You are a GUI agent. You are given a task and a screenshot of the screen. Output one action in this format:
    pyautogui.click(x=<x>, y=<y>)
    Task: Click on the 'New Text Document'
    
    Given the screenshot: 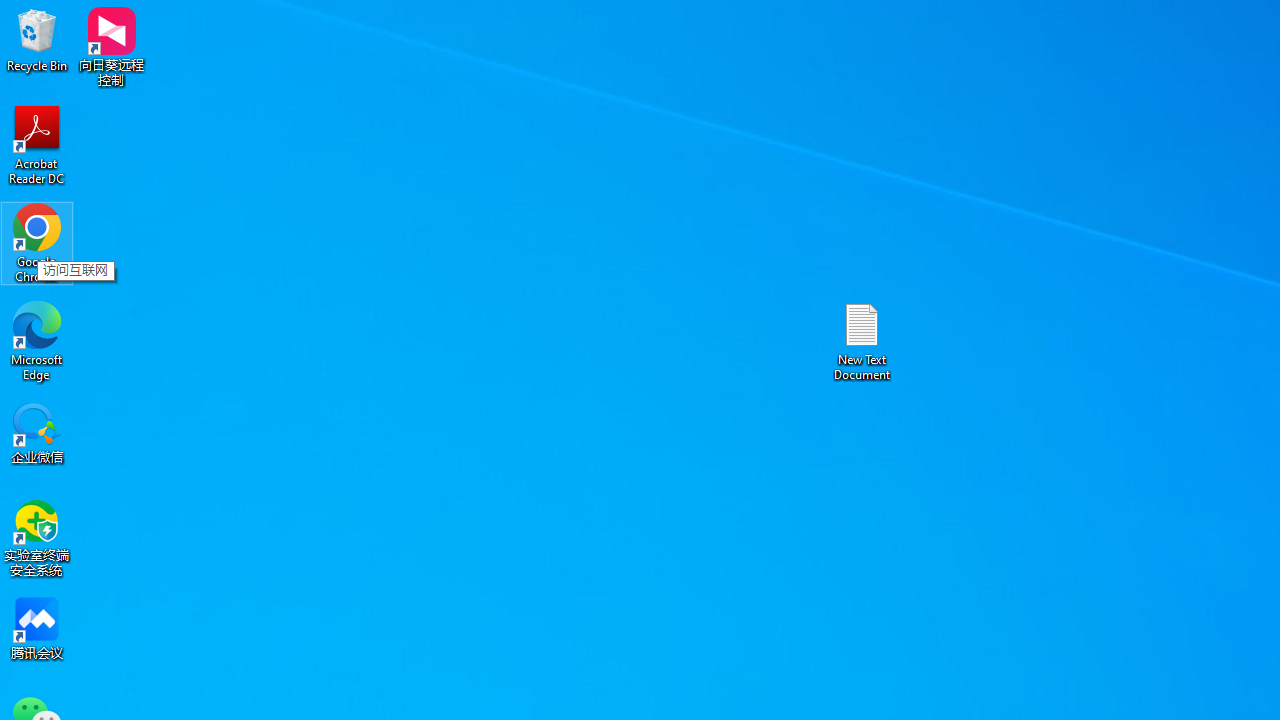 What is the action you would take?
    pyautogui.click(x=862, y=340)
    